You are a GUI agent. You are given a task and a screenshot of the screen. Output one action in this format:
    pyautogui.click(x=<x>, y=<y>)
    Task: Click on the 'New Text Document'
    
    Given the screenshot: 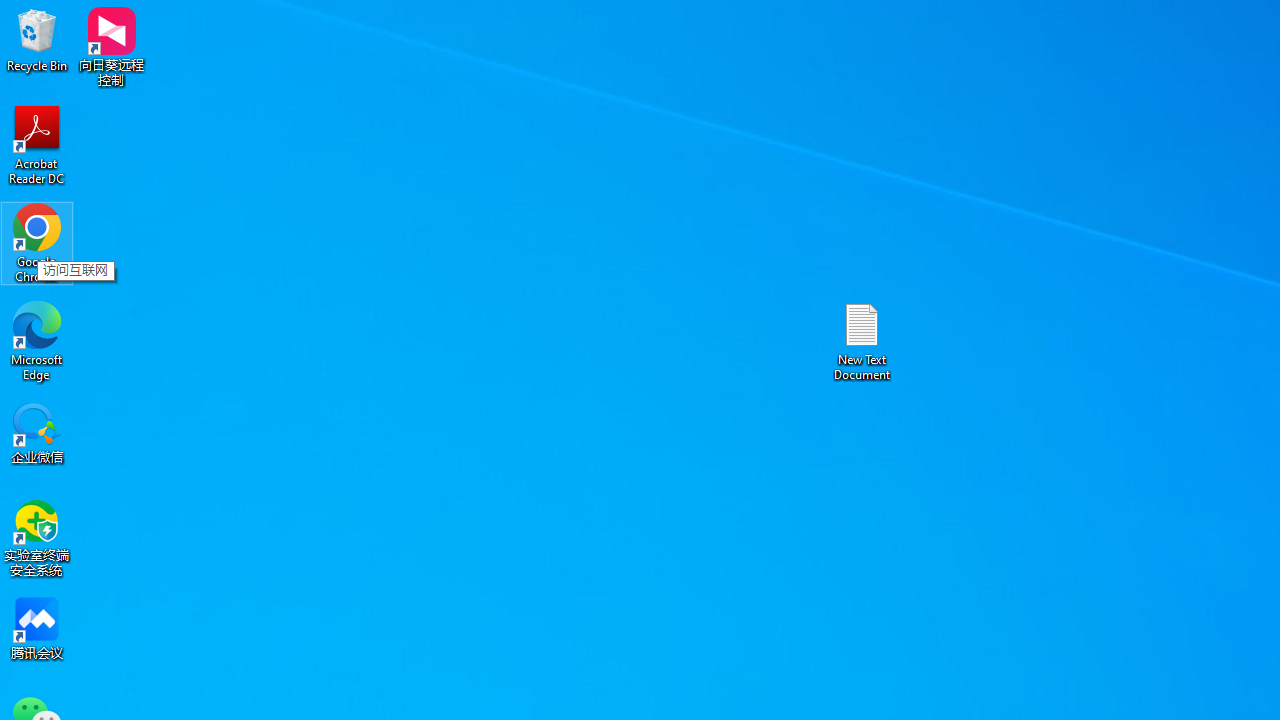 What is the action you would take?
    pyautogui.click(x=862, y=340)
    